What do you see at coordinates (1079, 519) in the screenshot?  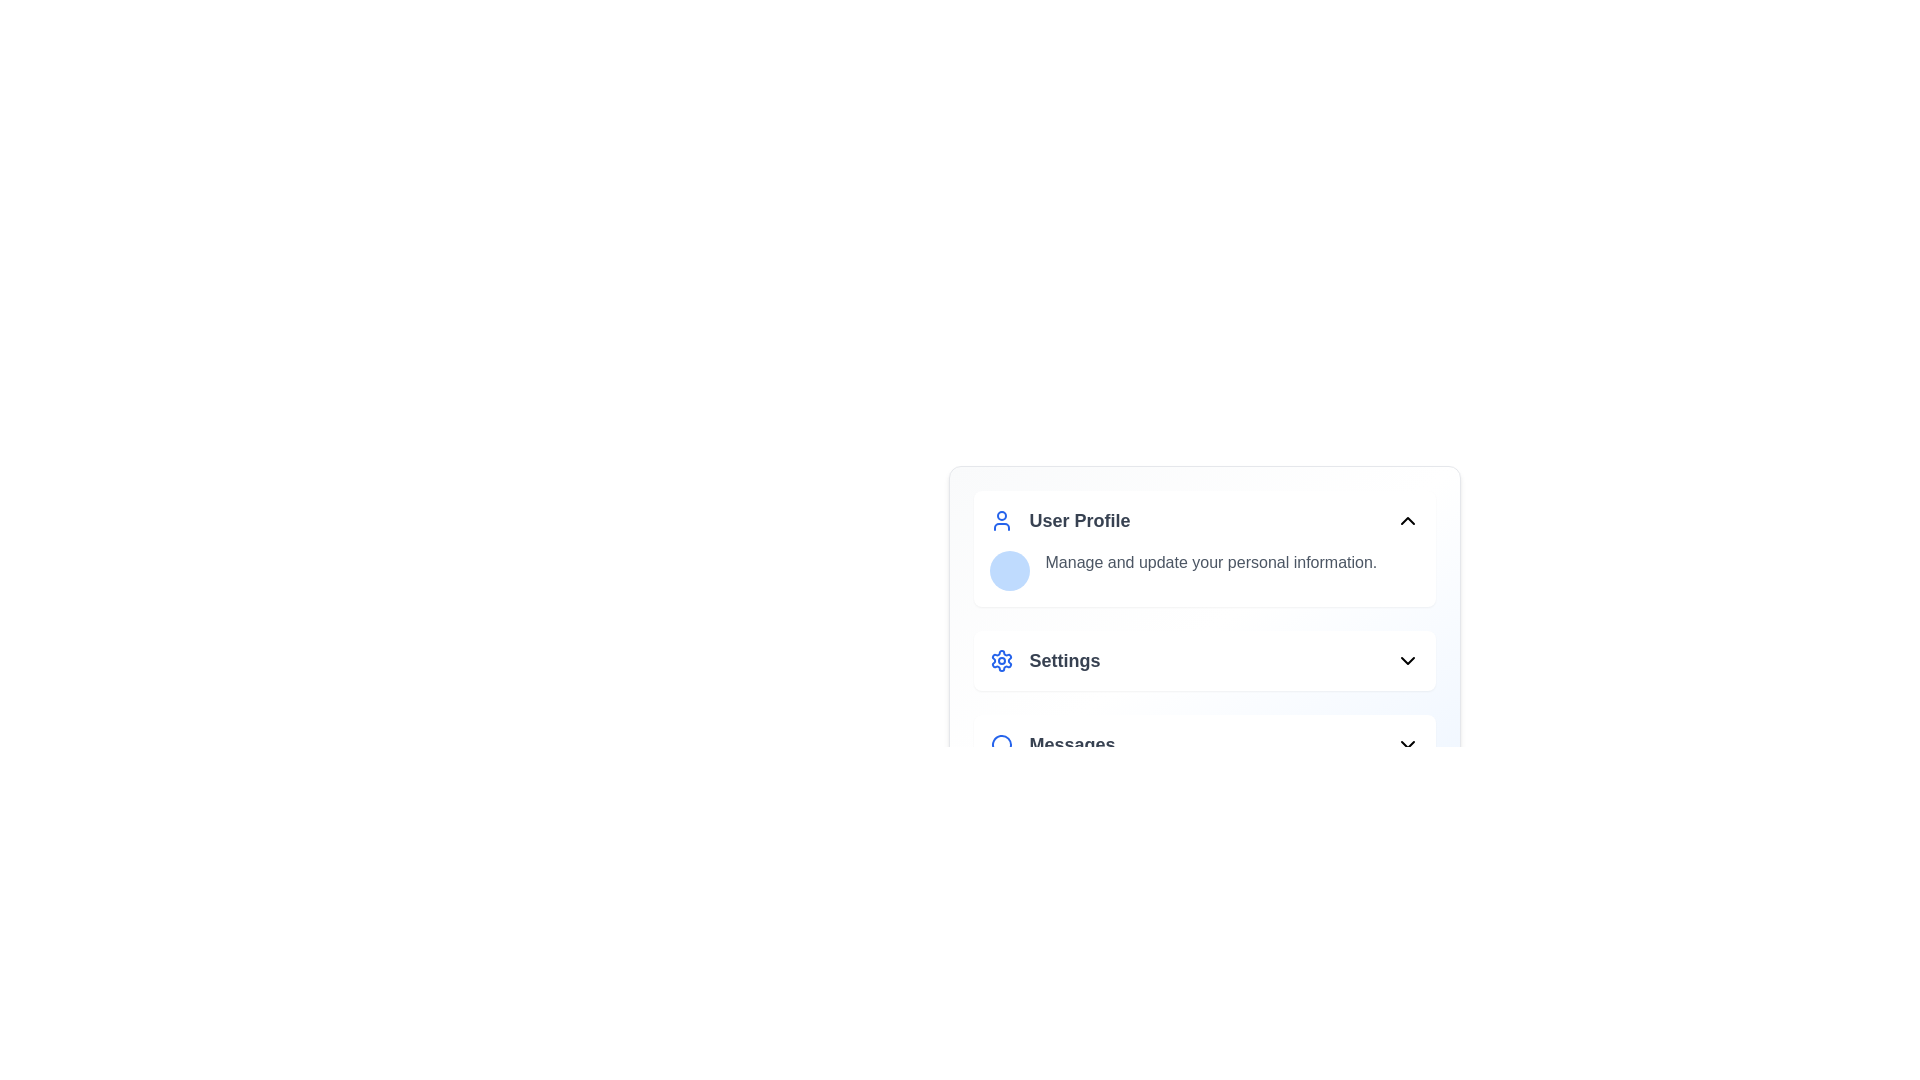 I see `text content of the 'User Profile' heading, which is displayed in a bold, large gray font at the top of the sidebar menu` at bounding box center [1079, 519].